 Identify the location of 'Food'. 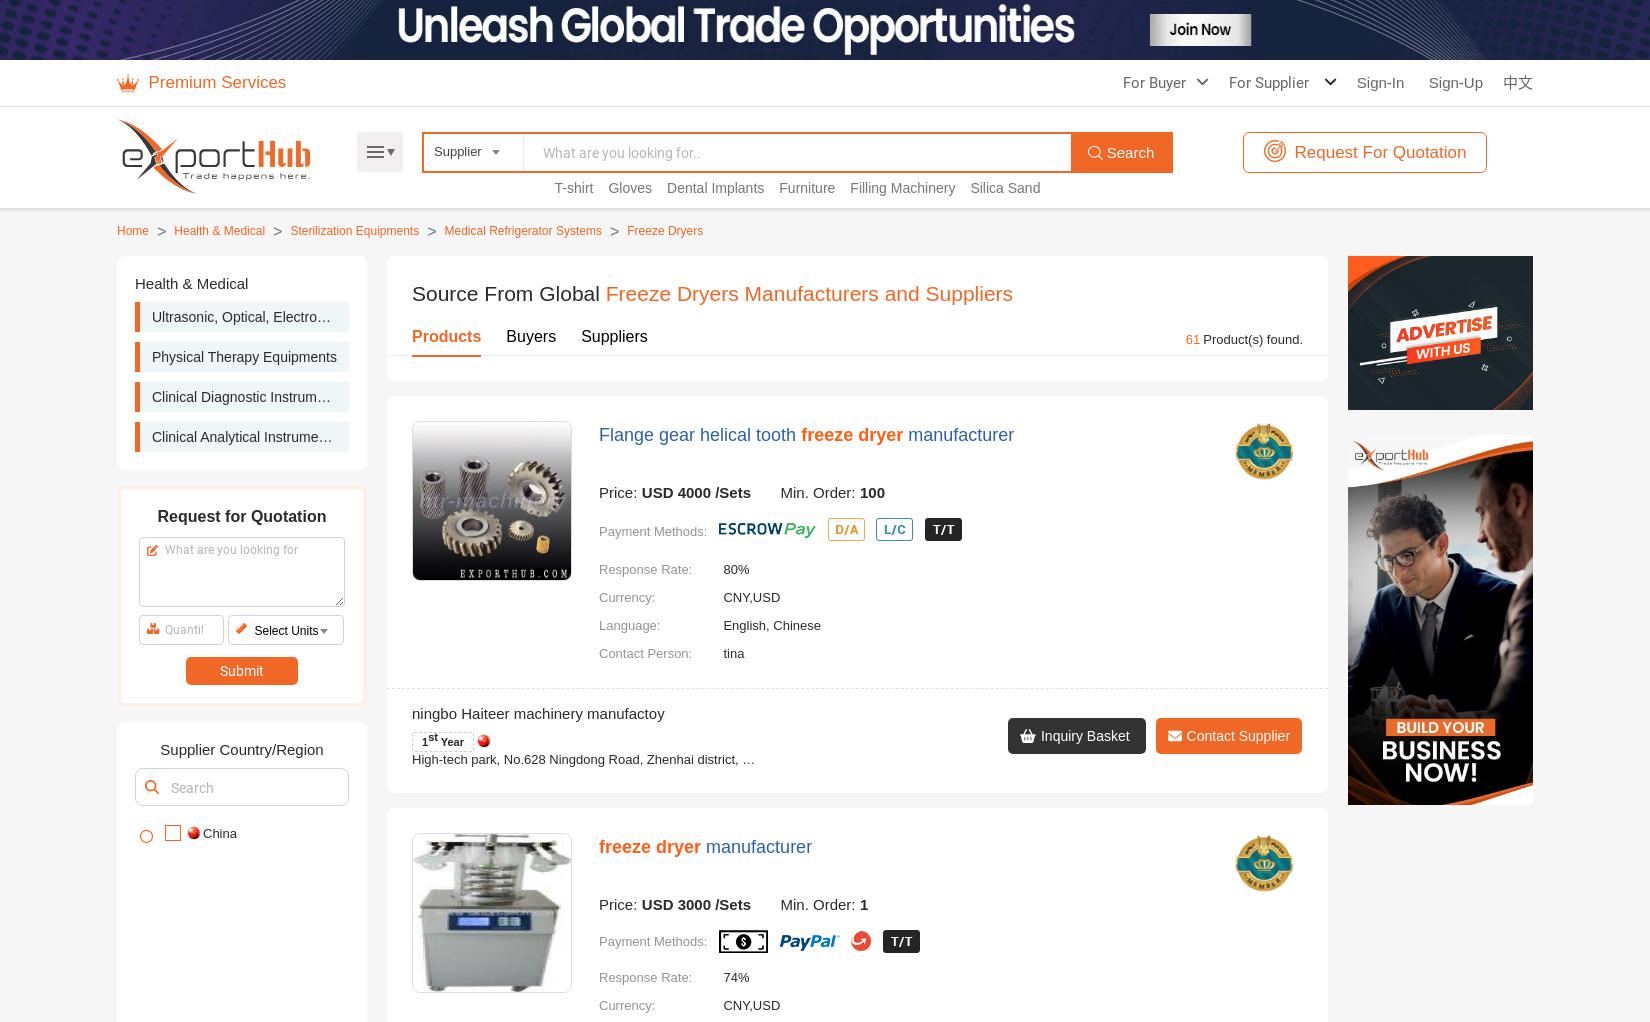
(621, 331).